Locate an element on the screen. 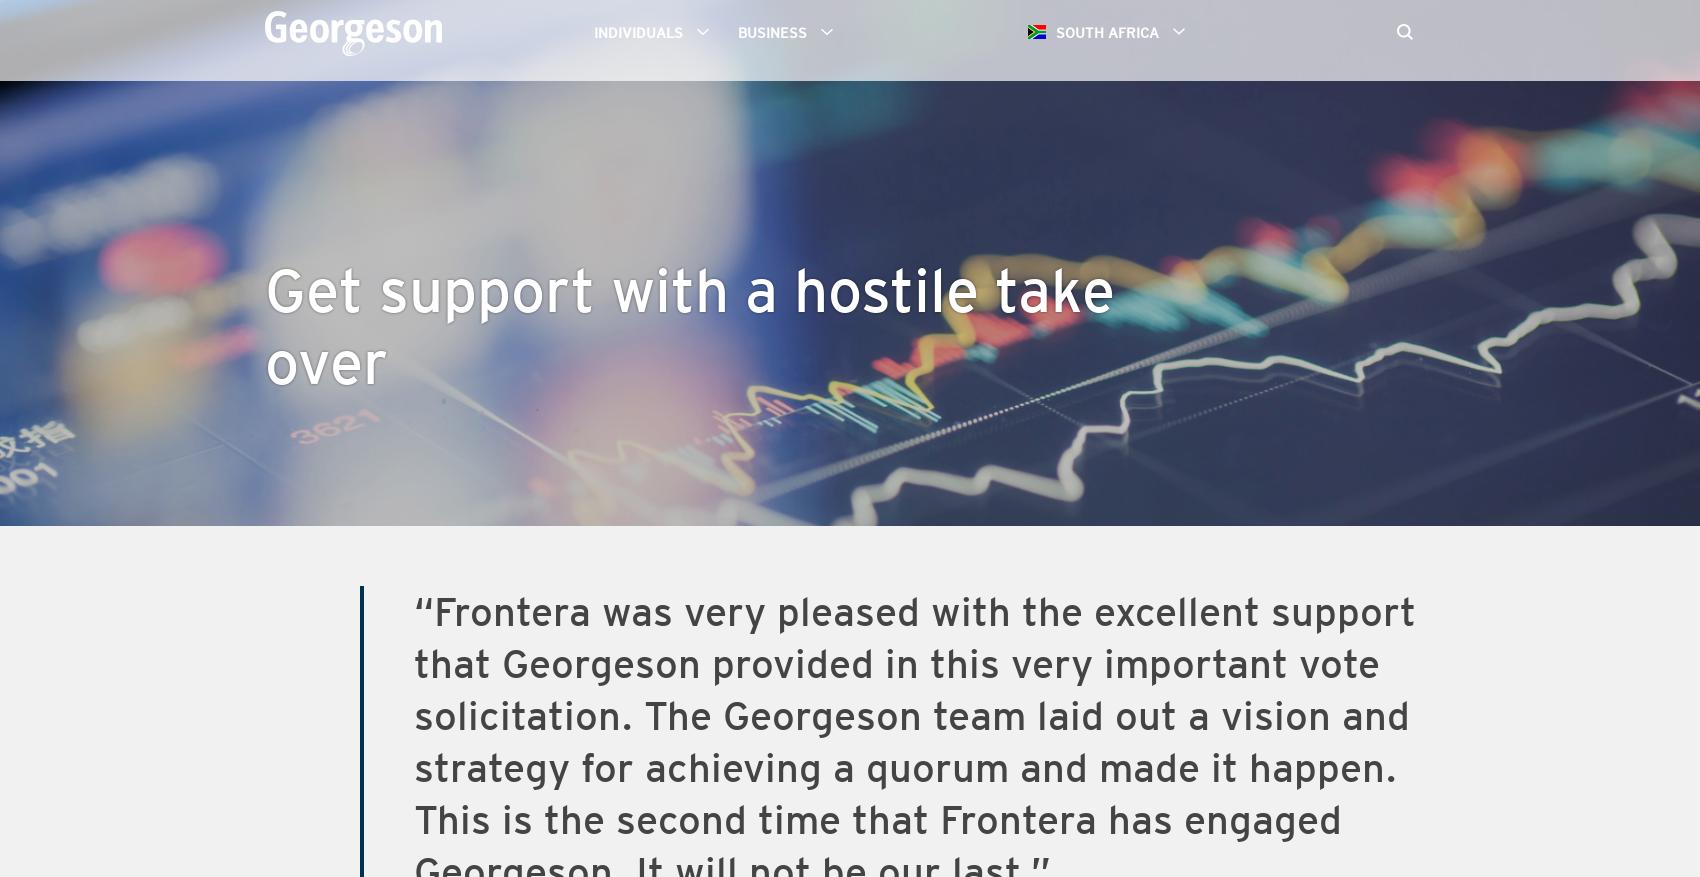  'Small Shareholder Programs' is located at coordinates (732, 173).